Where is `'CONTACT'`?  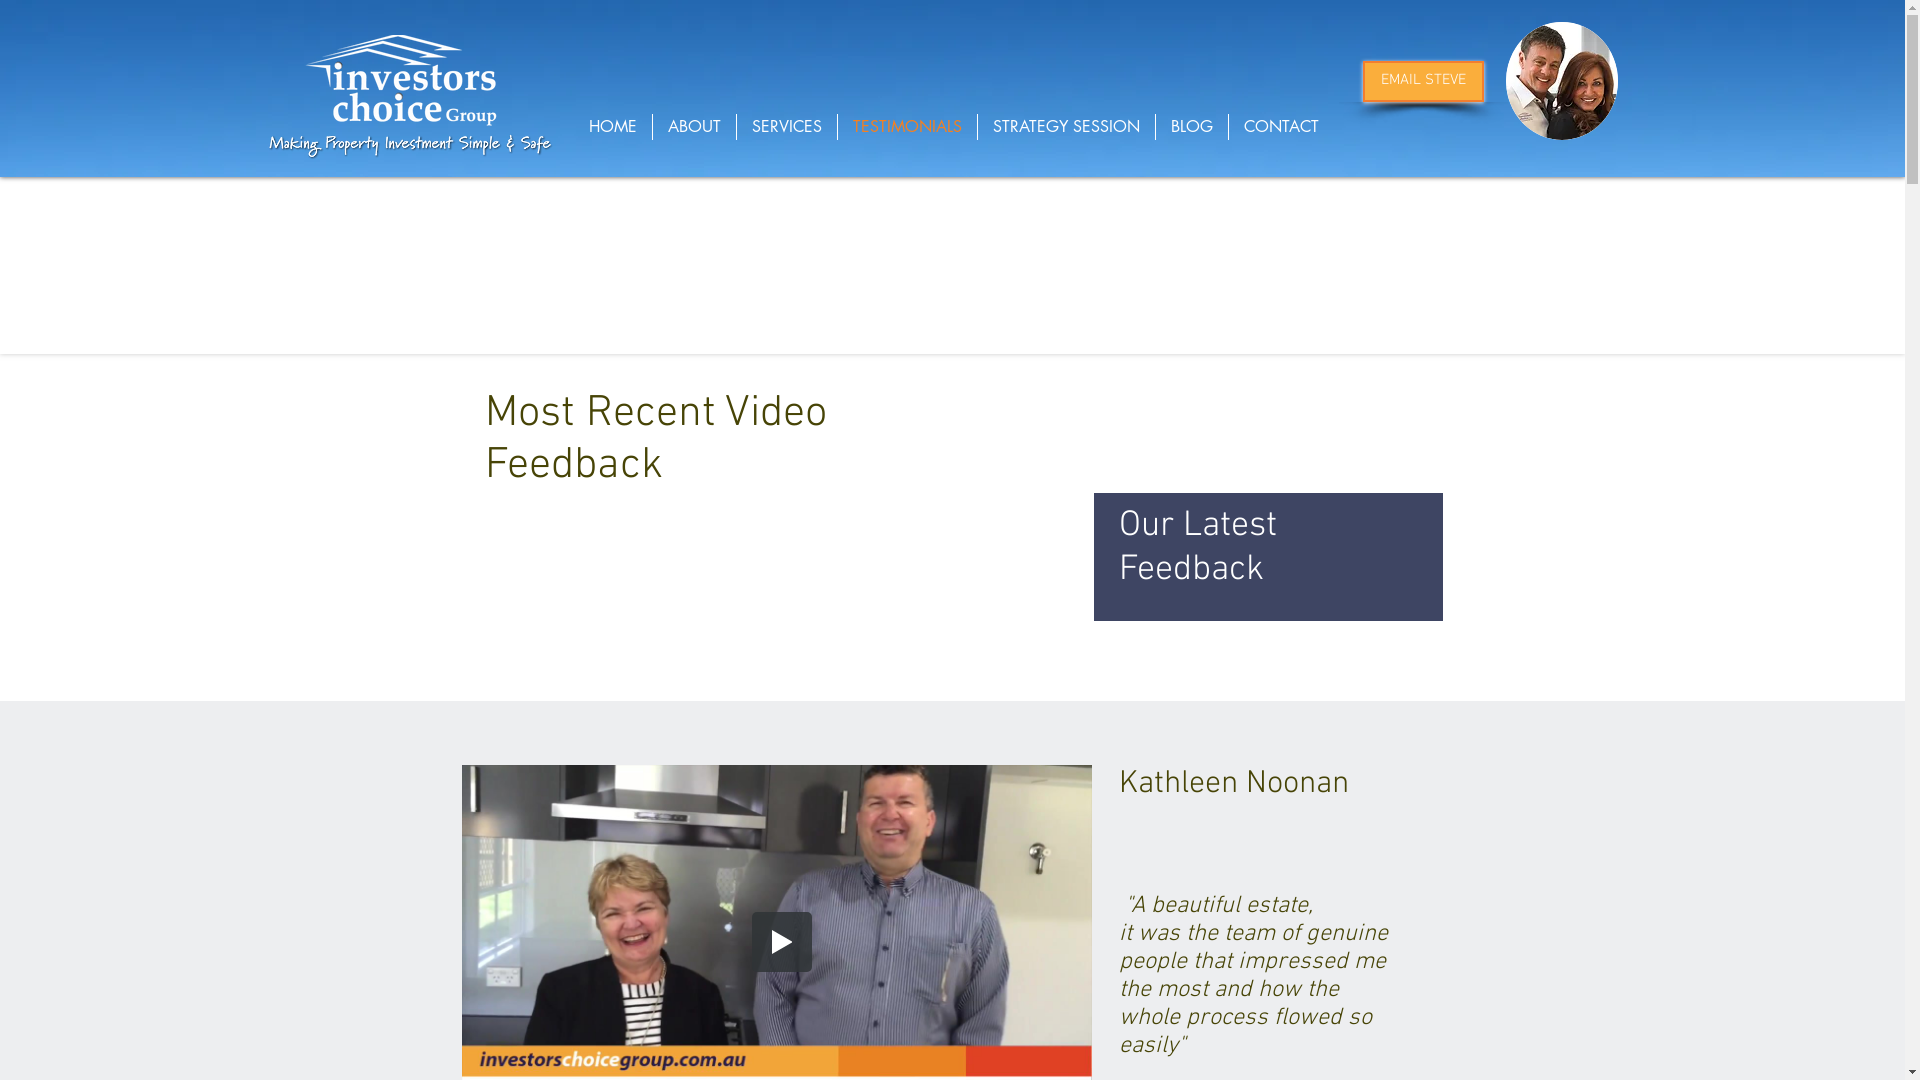
'CONTACT' is located at coordinates (1280, 127).